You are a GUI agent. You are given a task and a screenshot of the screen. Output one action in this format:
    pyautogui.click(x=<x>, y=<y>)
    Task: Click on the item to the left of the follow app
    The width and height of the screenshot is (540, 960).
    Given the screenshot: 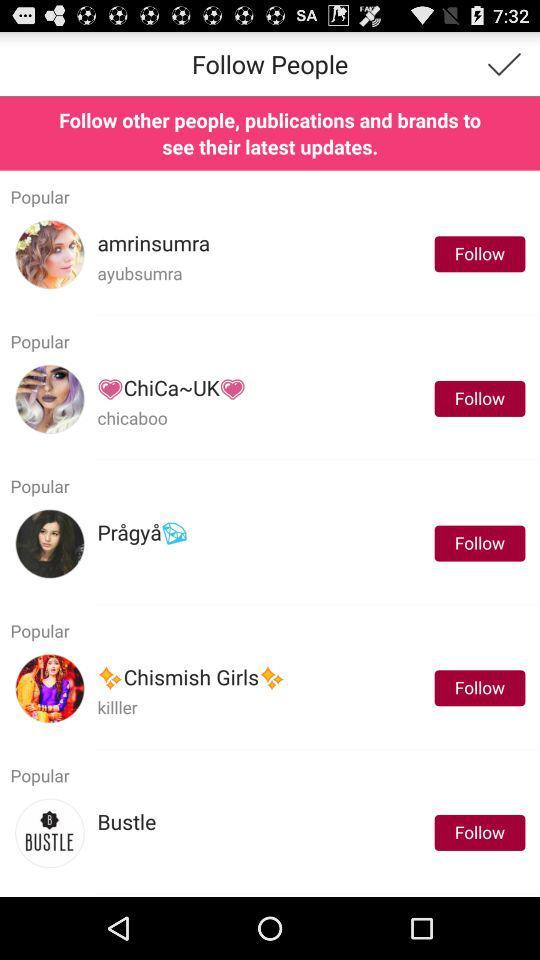 What is the action you would take?
    pyautogui.click(x=152, y=242)
    